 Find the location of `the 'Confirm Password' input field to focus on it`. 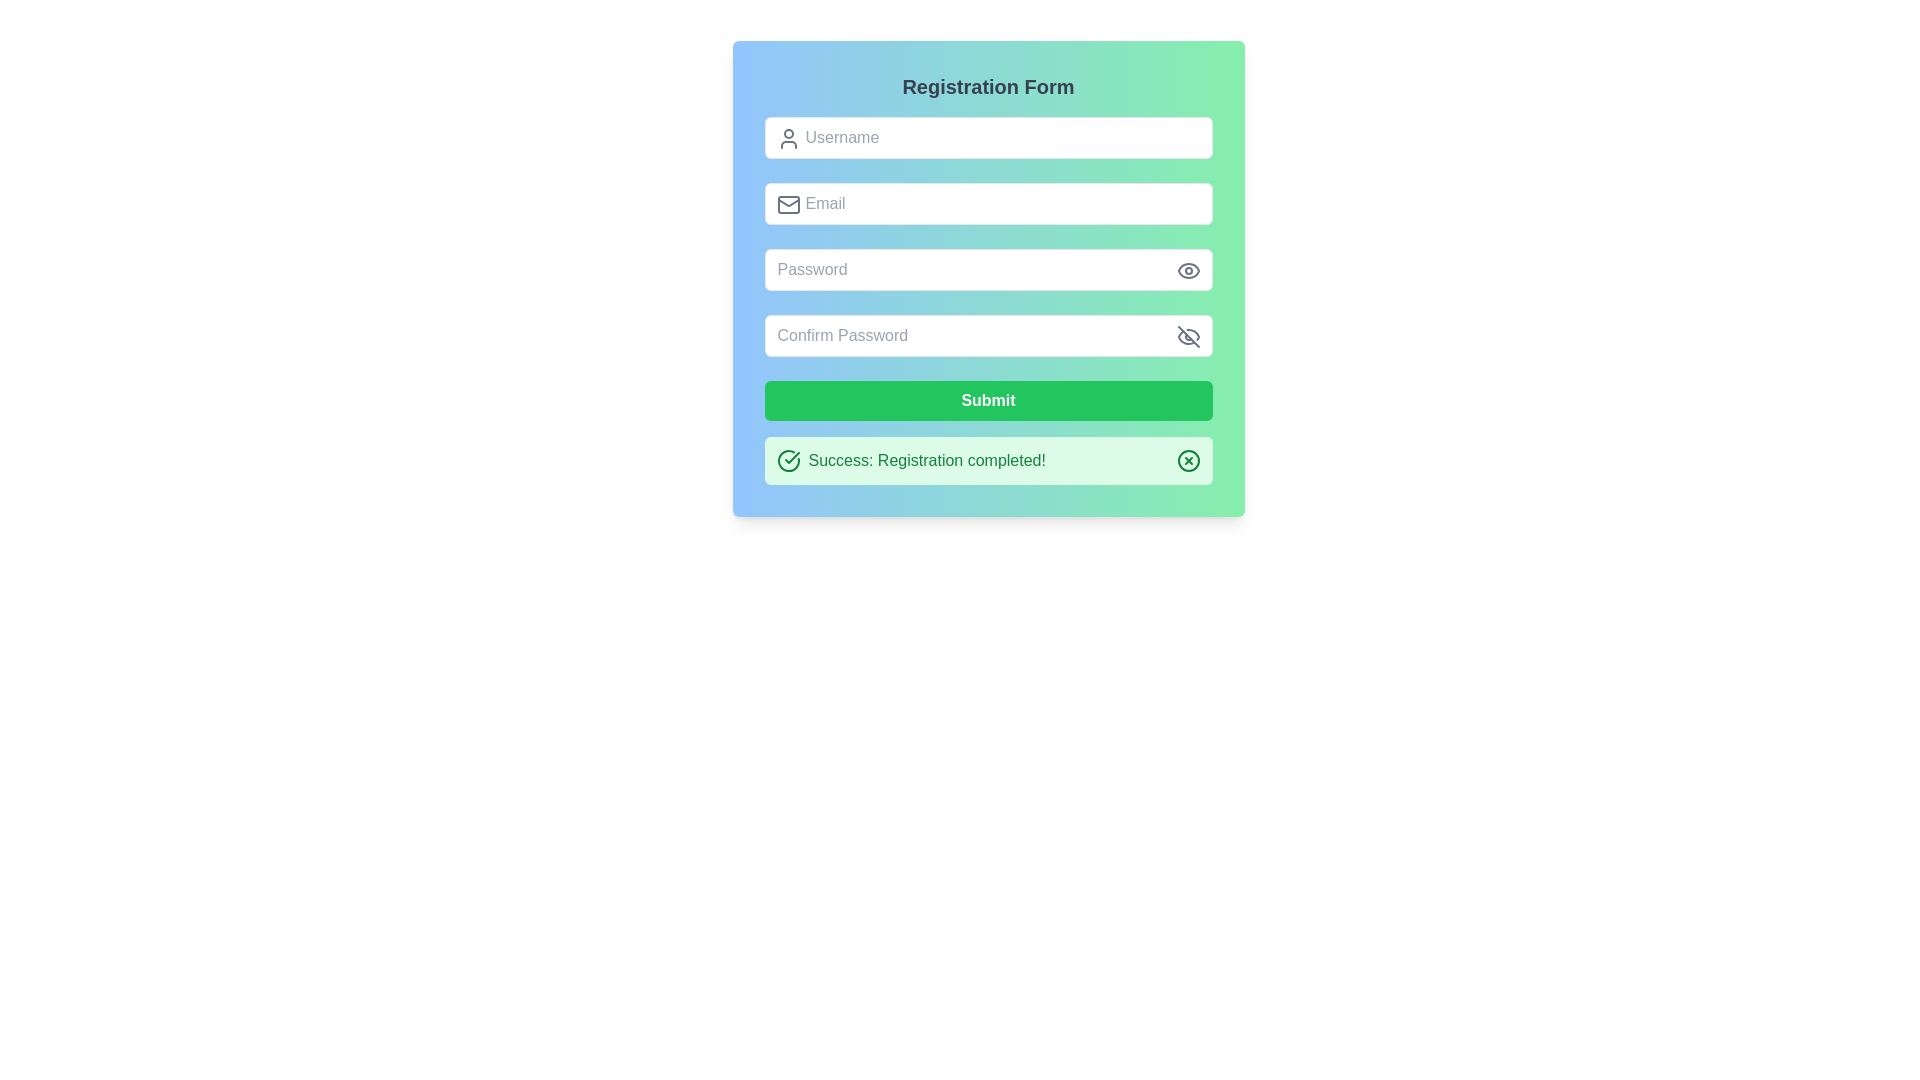

the 'Confirm Password' input field to focus on it is located at coordinates (988, 334).